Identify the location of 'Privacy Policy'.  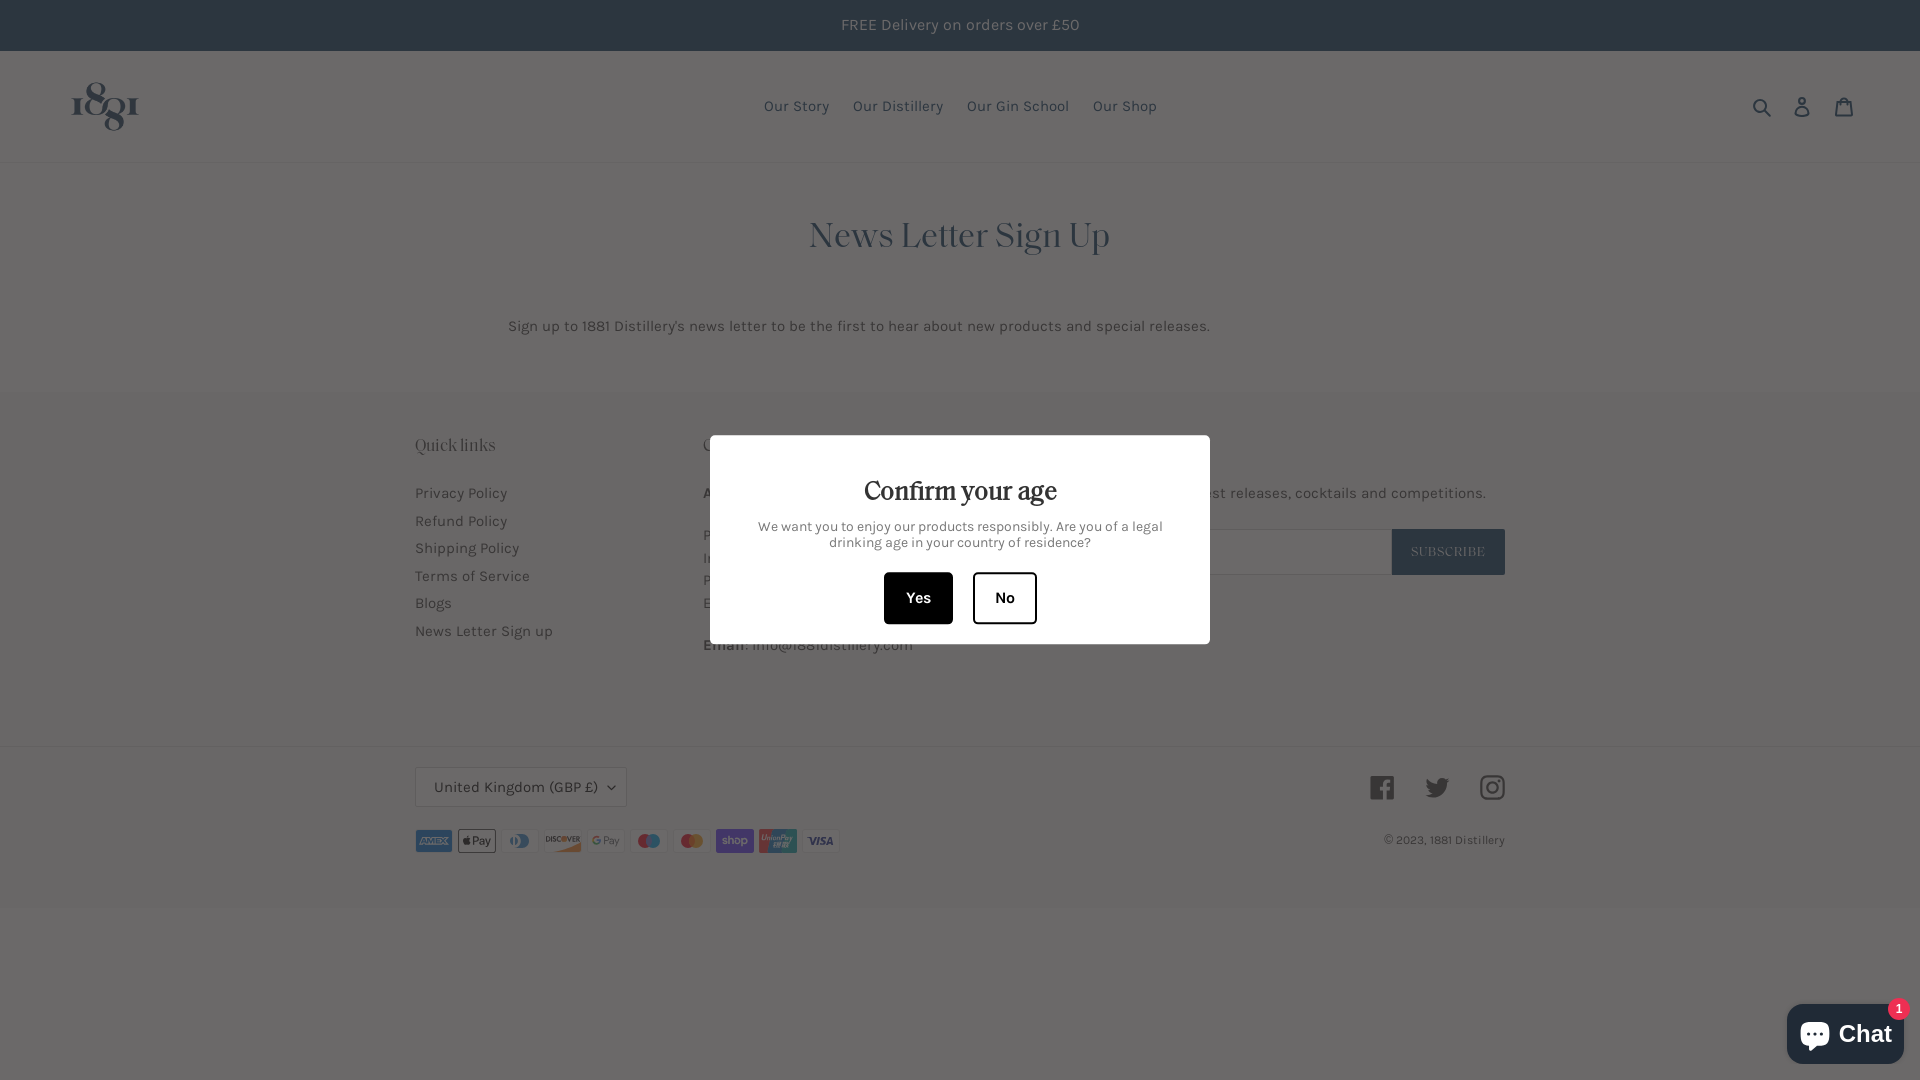
(459, 493).